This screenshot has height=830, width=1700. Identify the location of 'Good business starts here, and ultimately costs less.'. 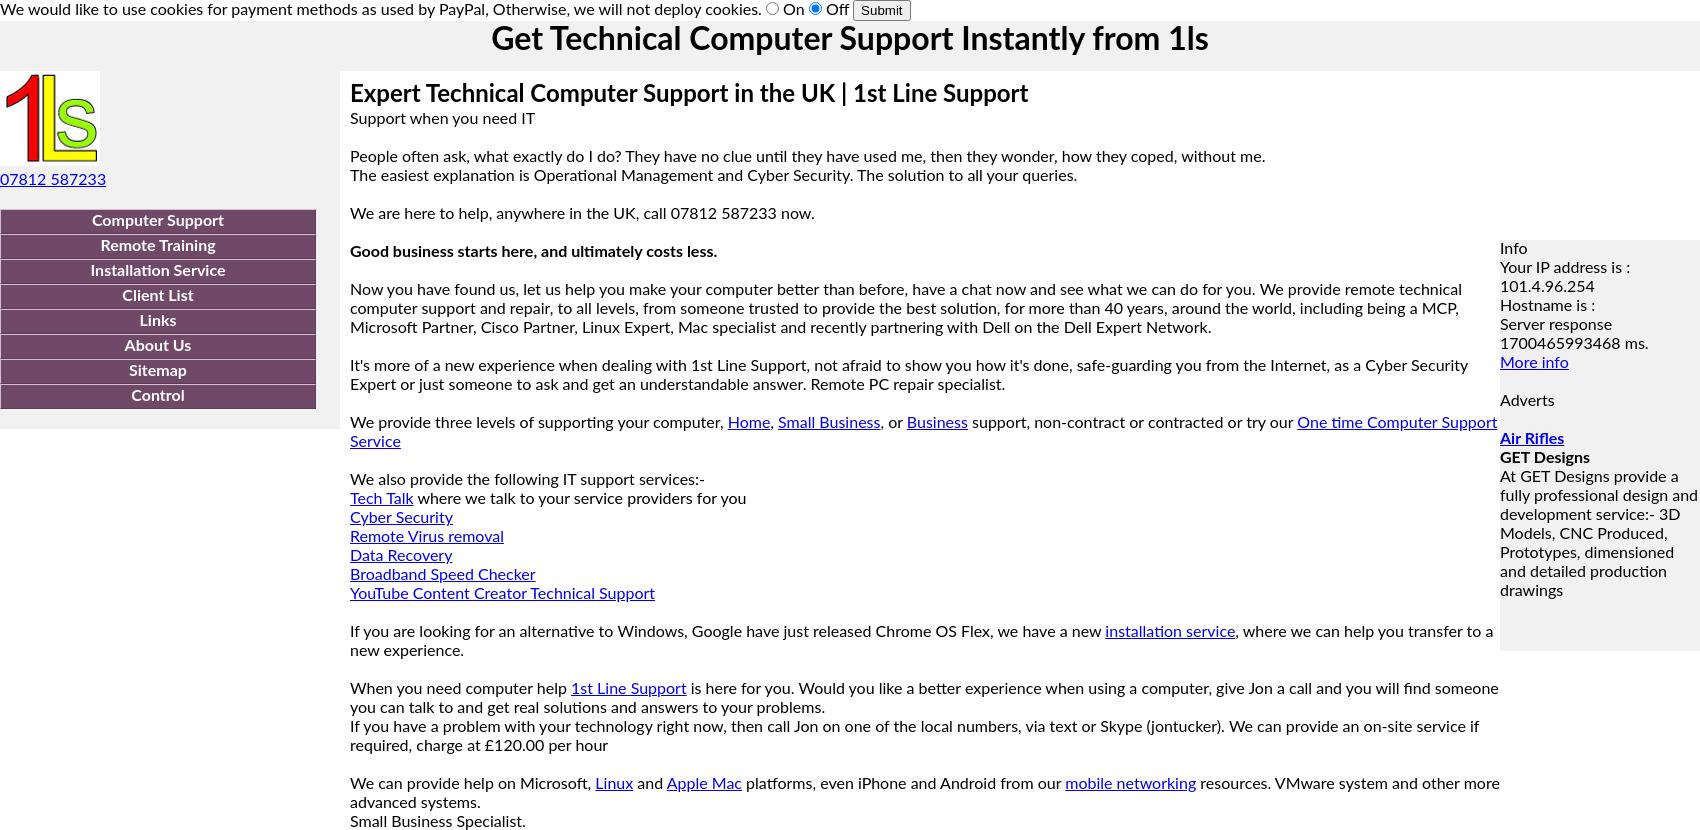
(532, 251).